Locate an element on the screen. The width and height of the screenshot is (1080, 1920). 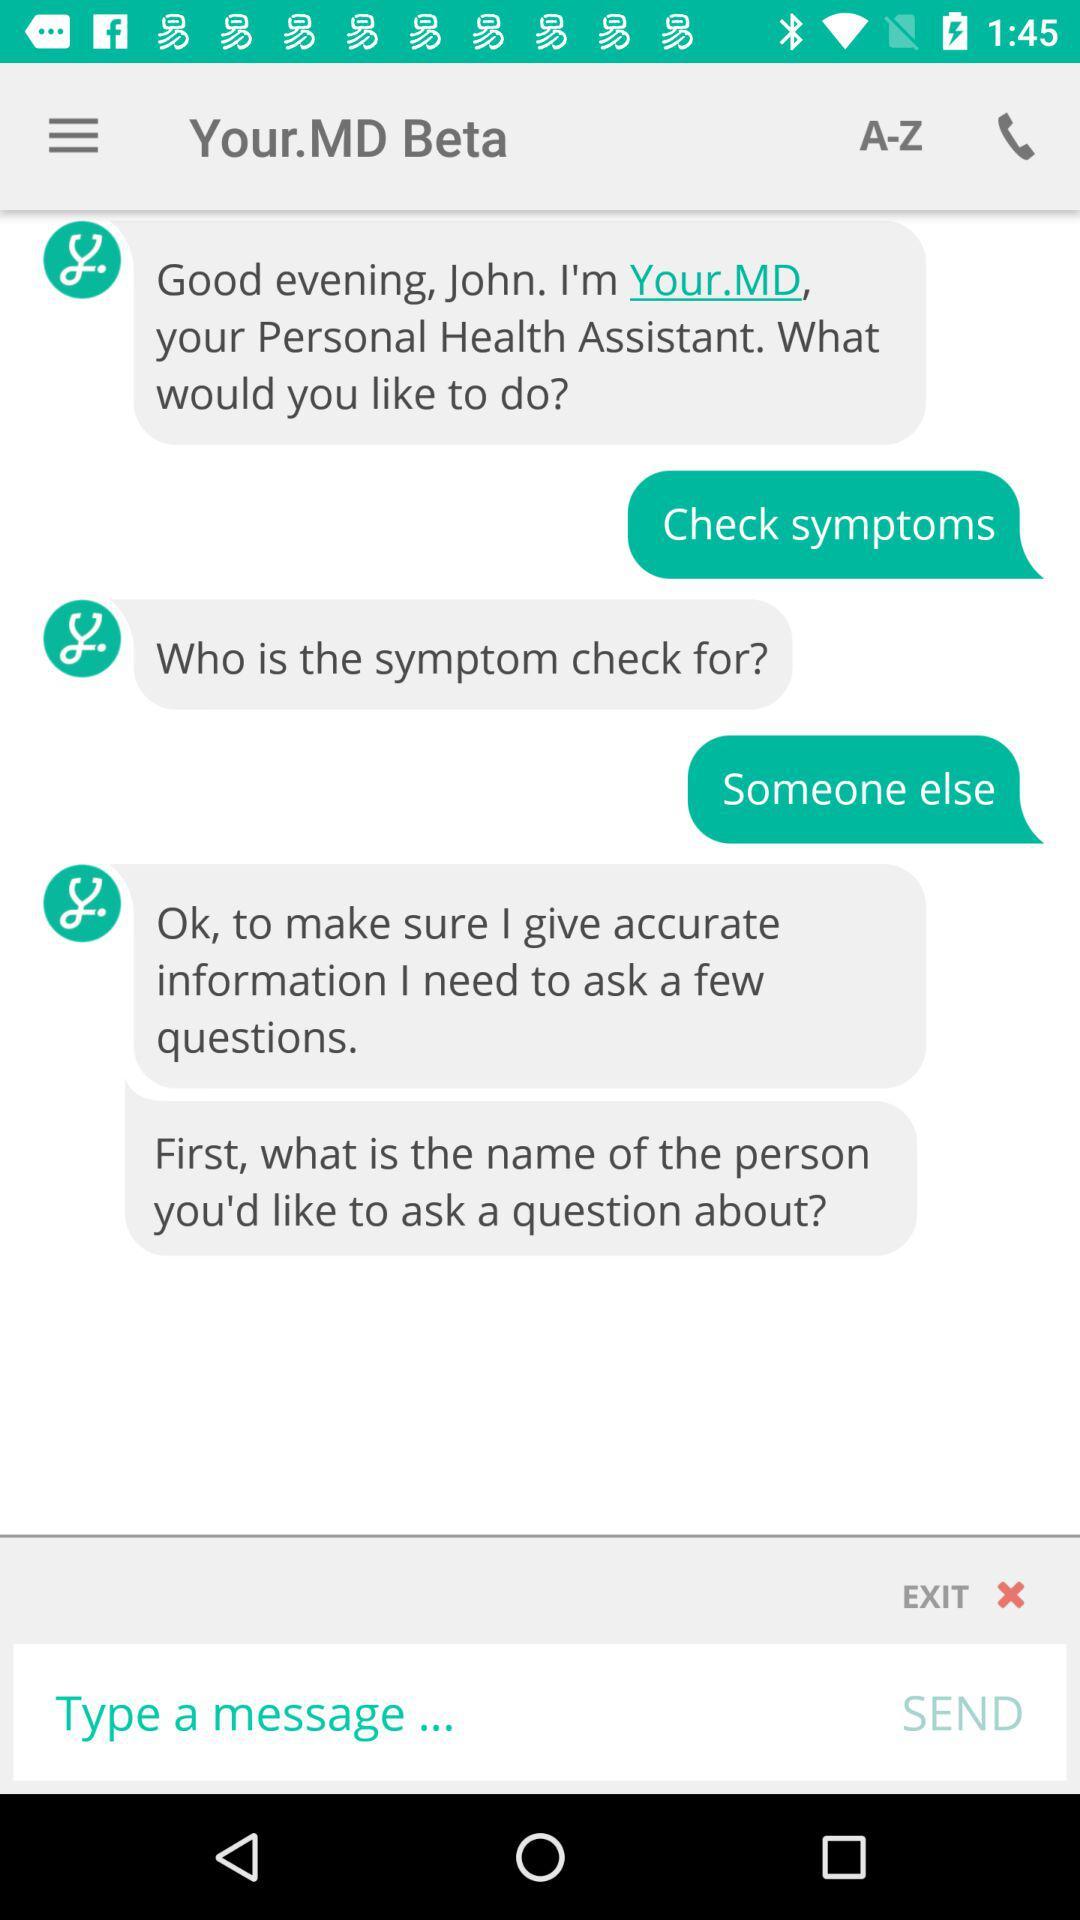
the item above the ok to make item is located at coordinates (864, 786).